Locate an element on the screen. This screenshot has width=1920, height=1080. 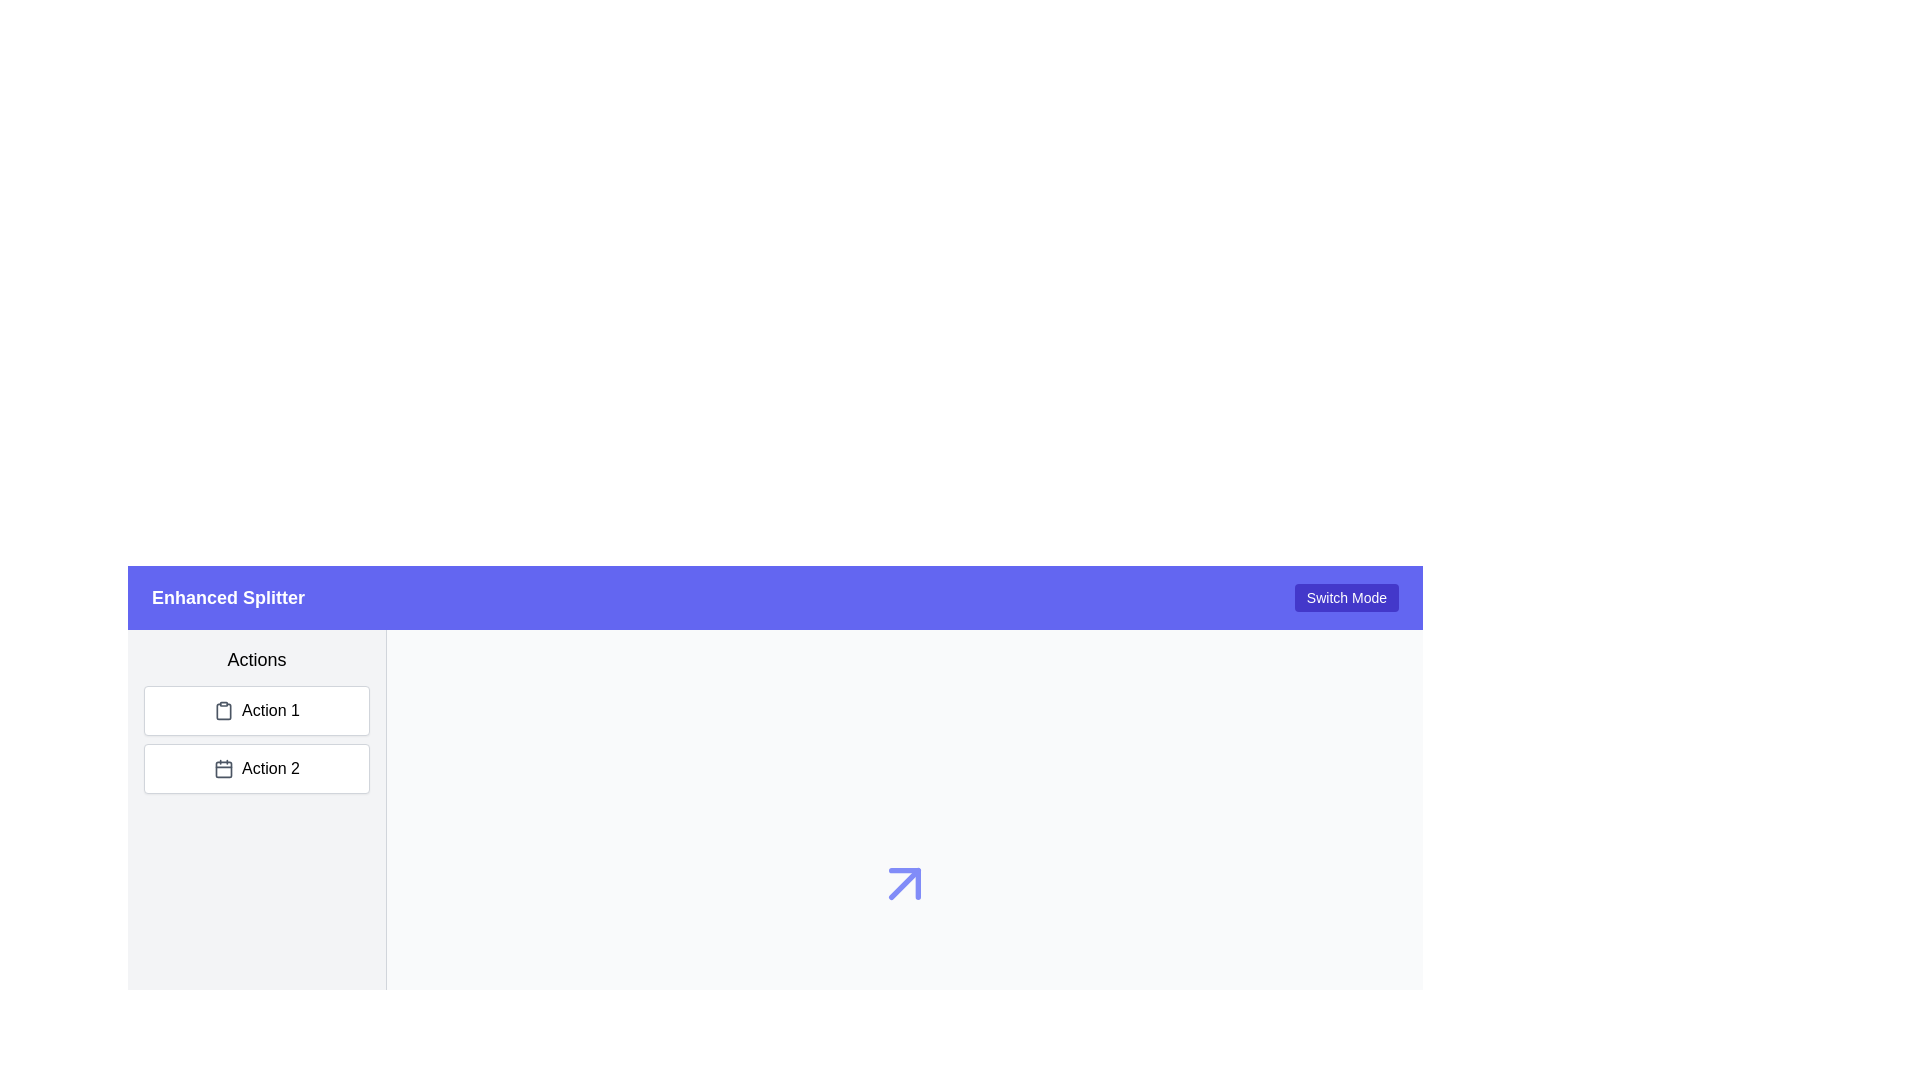
the second button in the vertical stack under the 'Actions' section is located at coordinates (256, 767).